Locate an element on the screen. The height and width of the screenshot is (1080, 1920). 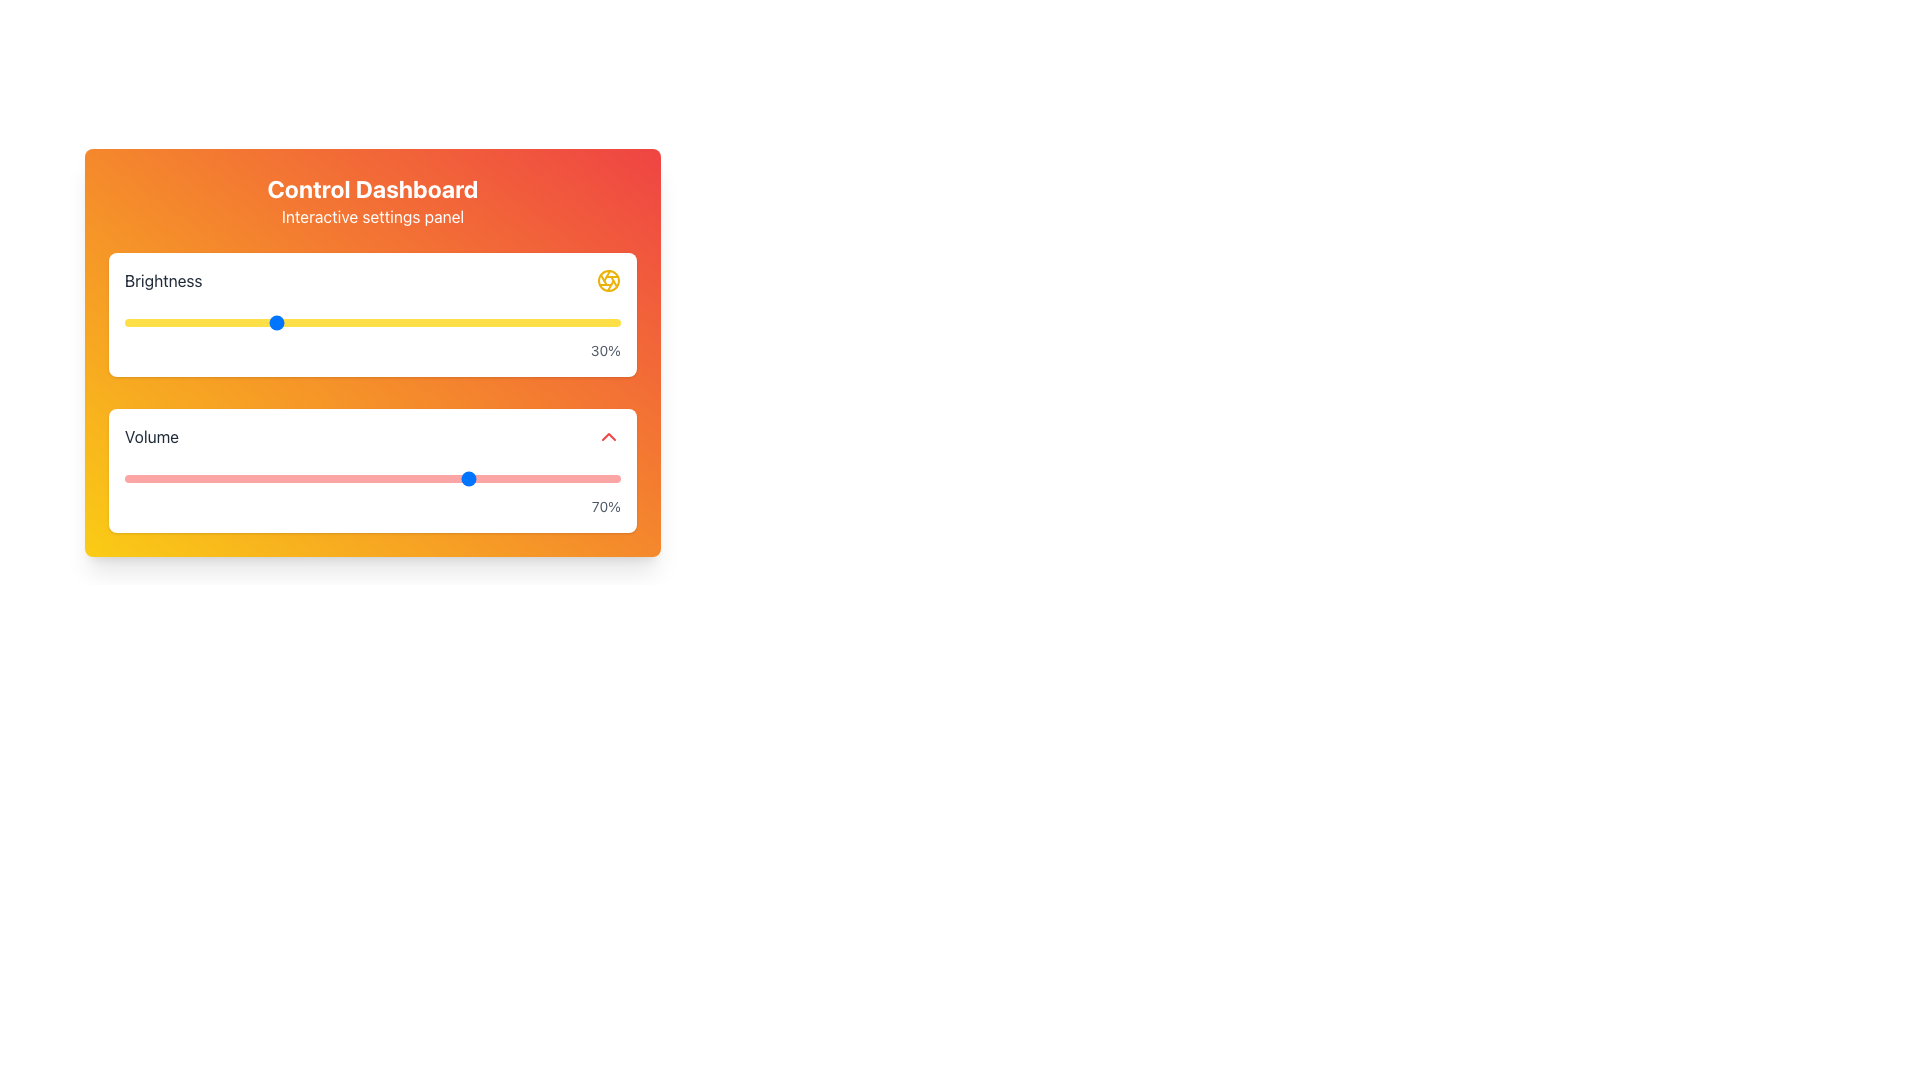
brightness is located at coordinates (487, 322).